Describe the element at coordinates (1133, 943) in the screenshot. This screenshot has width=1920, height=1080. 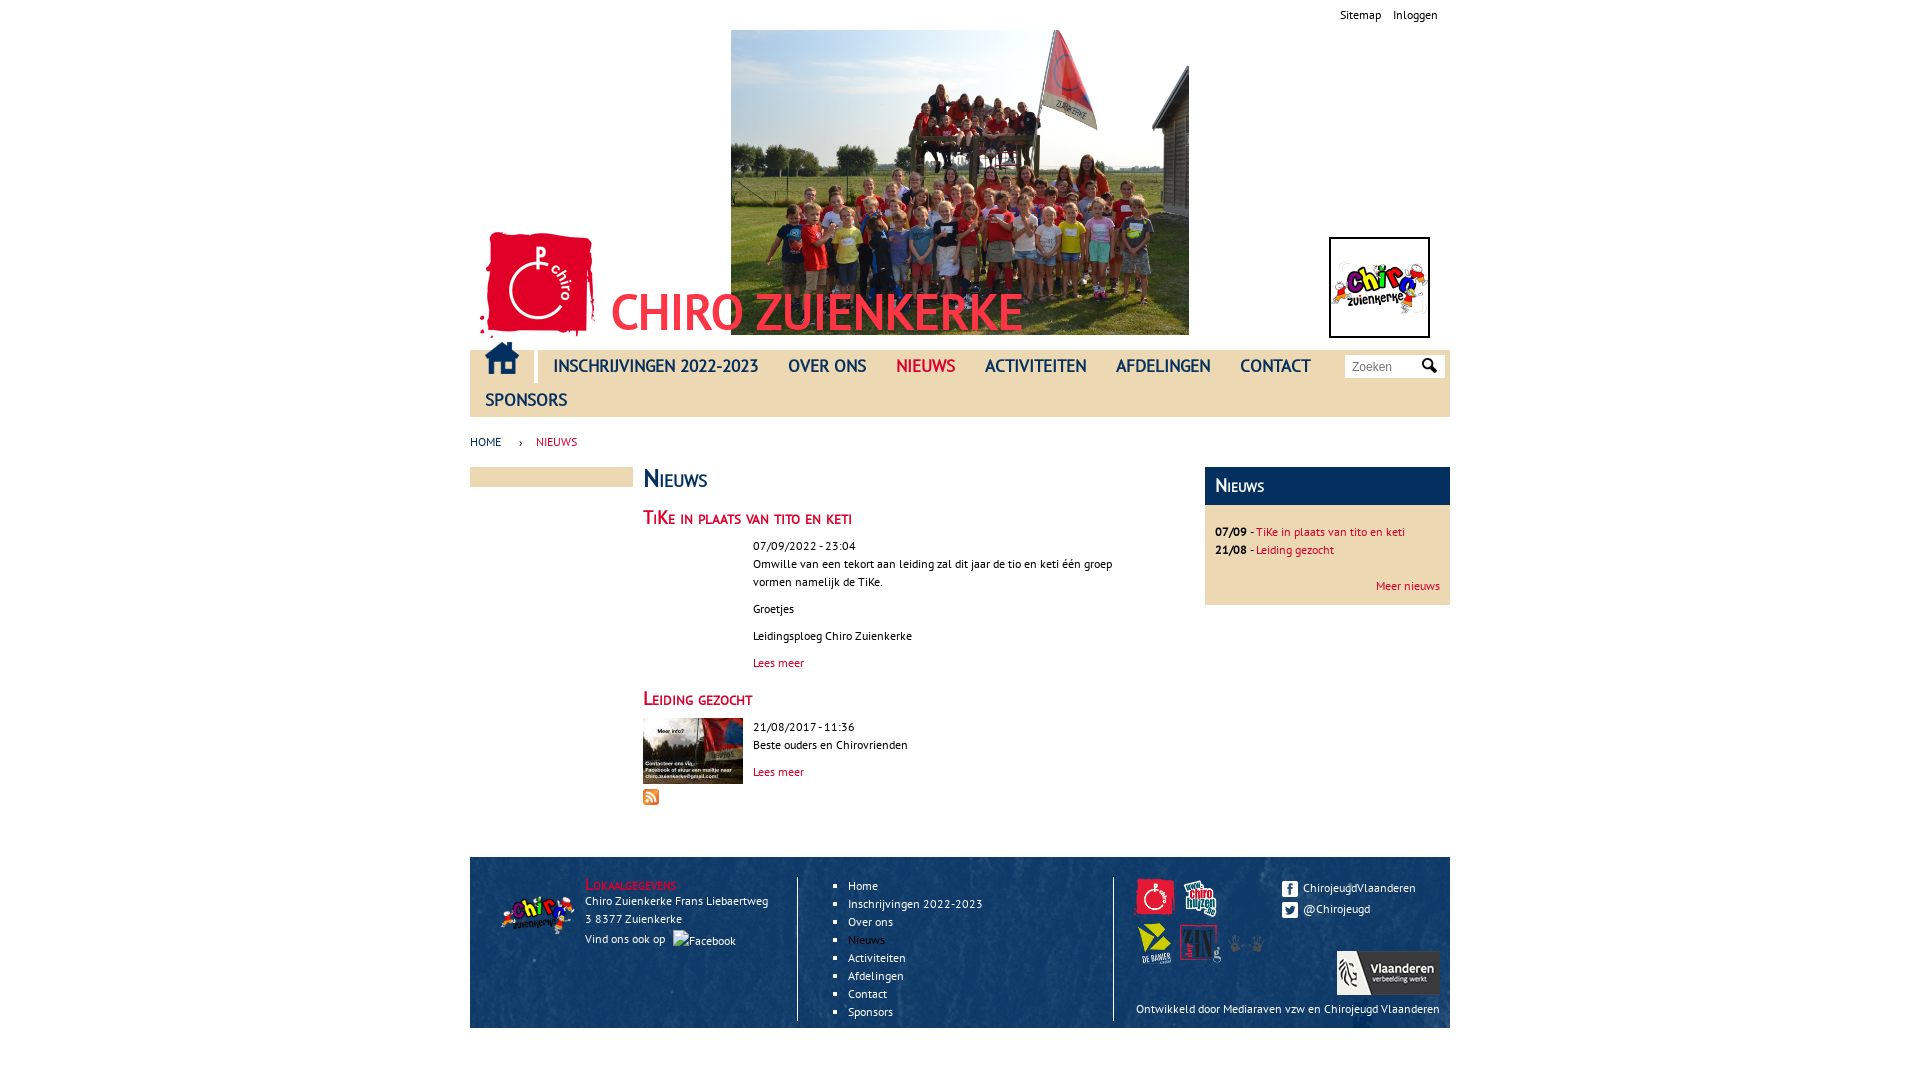
I see `'De Banier'` at that location.